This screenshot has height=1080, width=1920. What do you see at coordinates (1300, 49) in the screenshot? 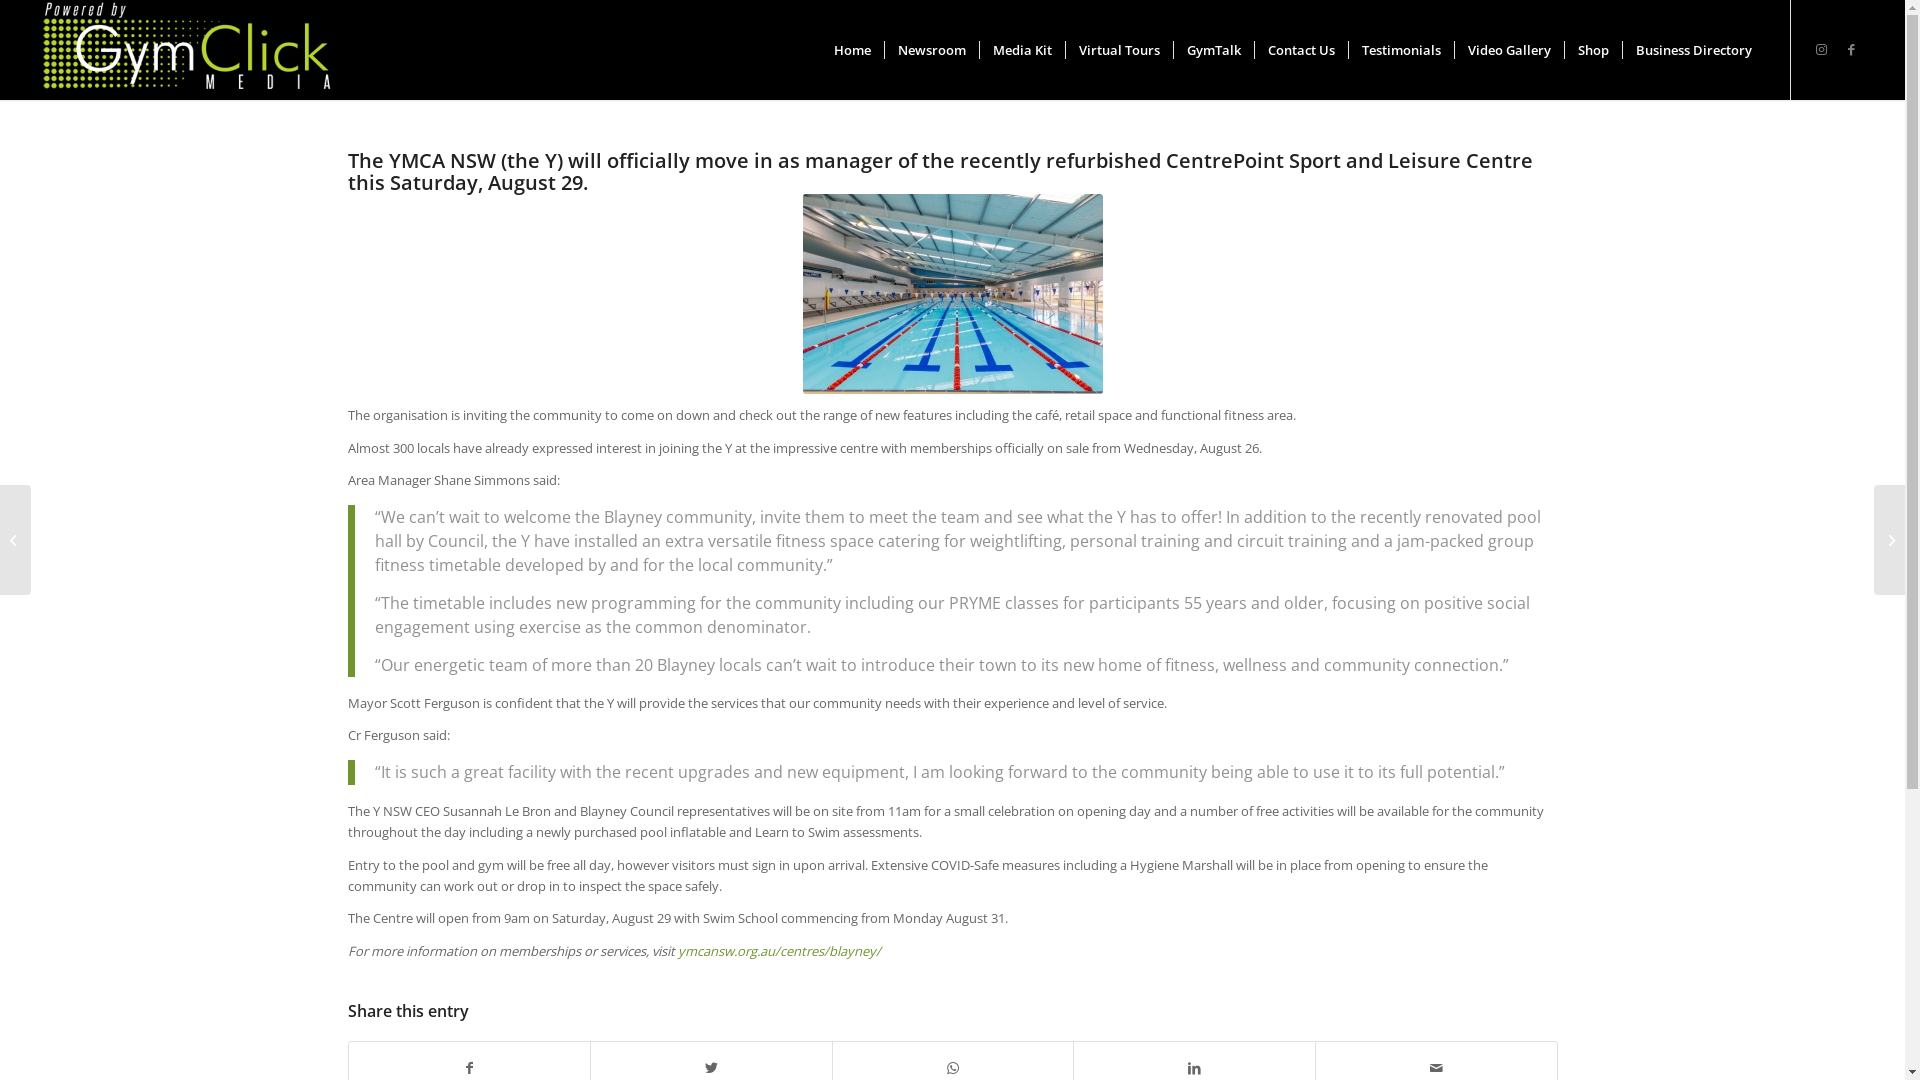
I see `'Contact Us'` at bounding box center [1300, 49].